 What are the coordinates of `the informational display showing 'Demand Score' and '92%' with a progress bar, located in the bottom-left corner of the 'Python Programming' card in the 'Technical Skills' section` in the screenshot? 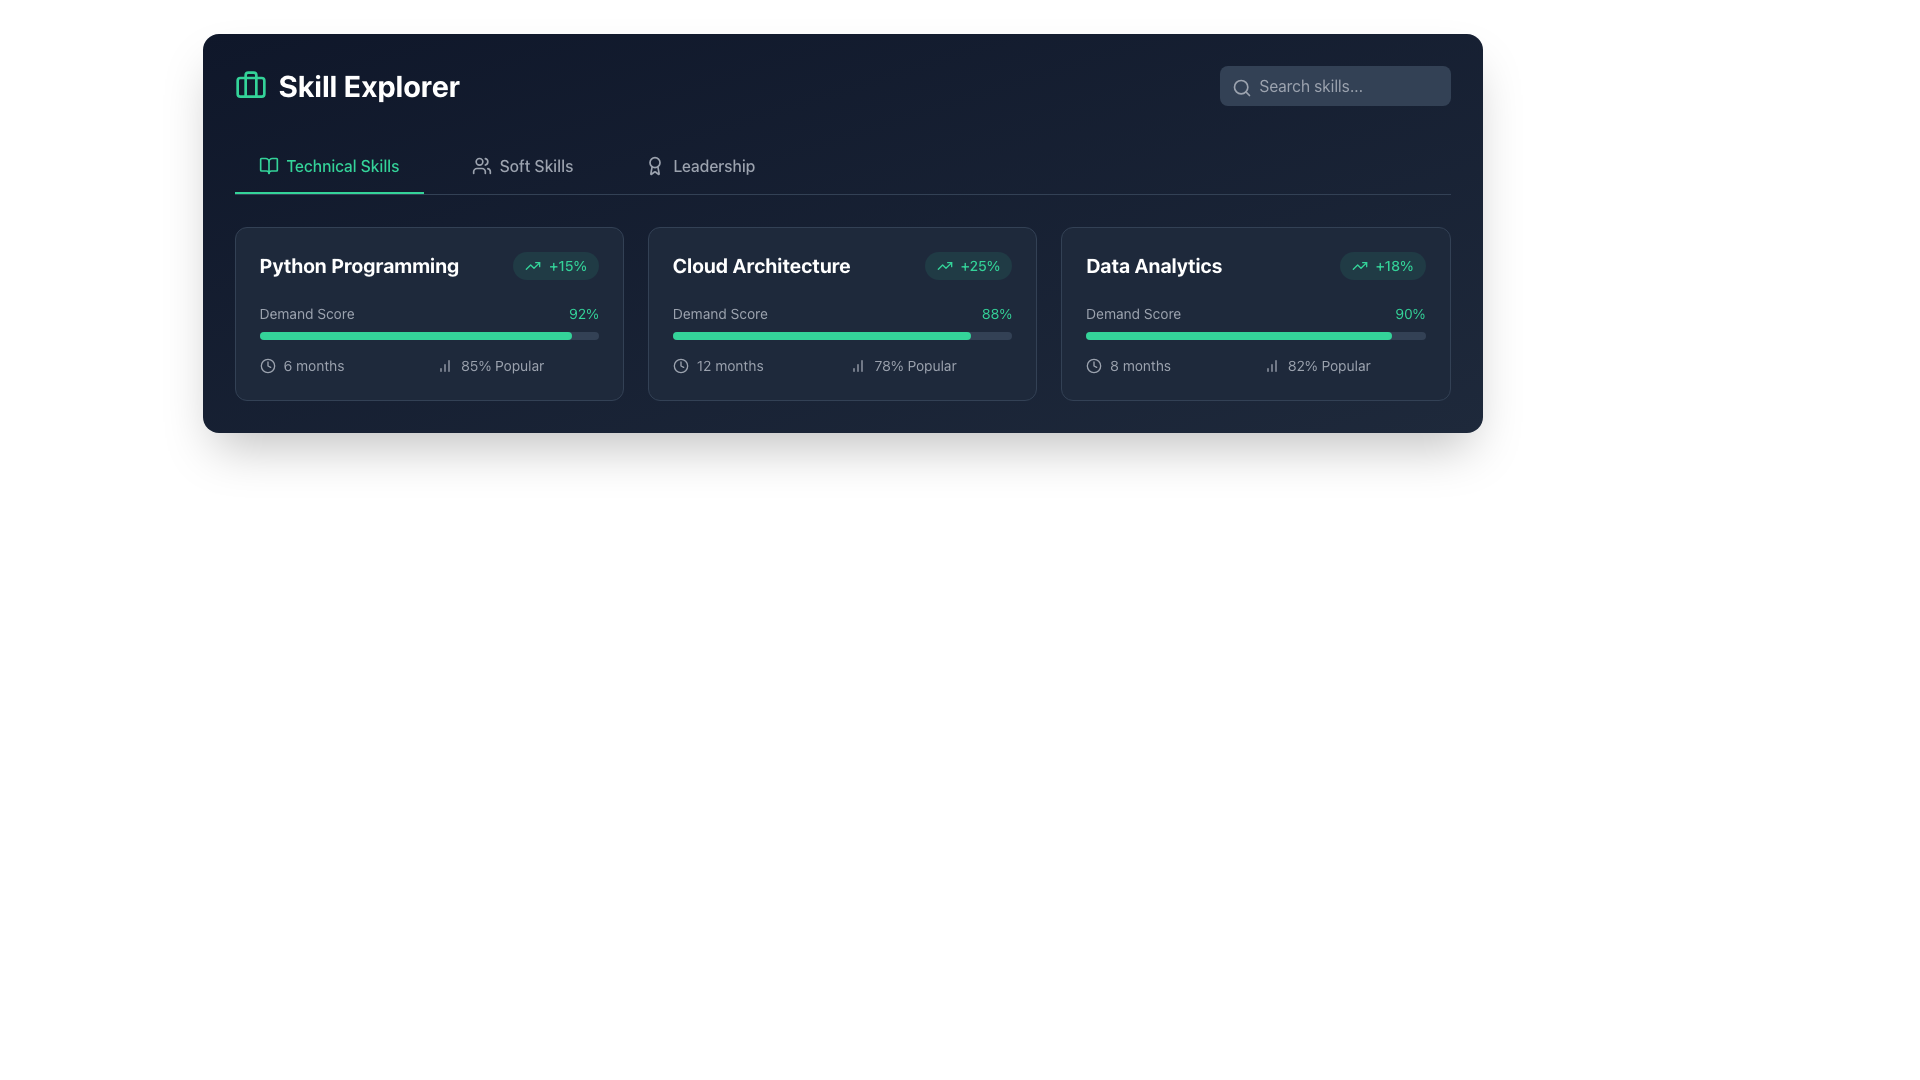 It's located at (428, 320).